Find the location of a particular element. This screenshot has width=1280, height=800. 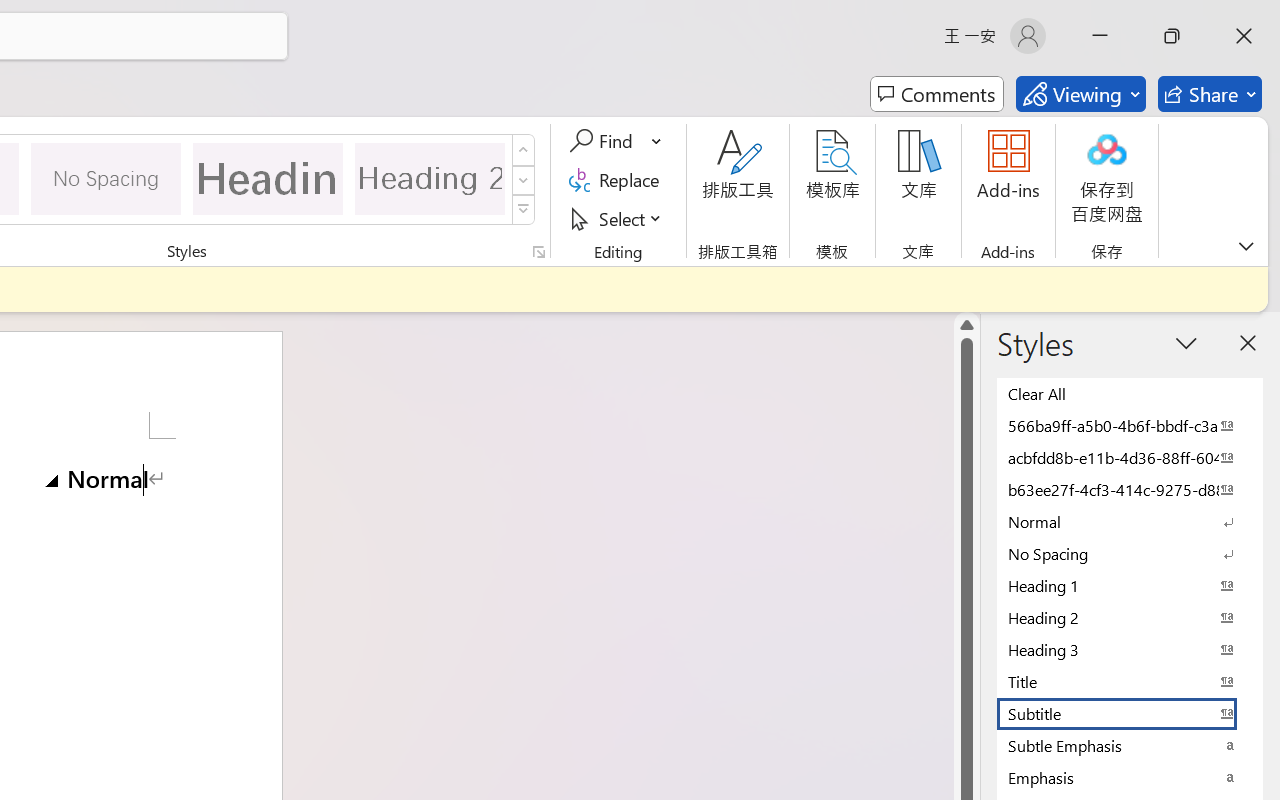

'566ba9ff-a5b0-4b6f-bbdf-c3ab41993fc2' is located at coordinates (1130, 425).